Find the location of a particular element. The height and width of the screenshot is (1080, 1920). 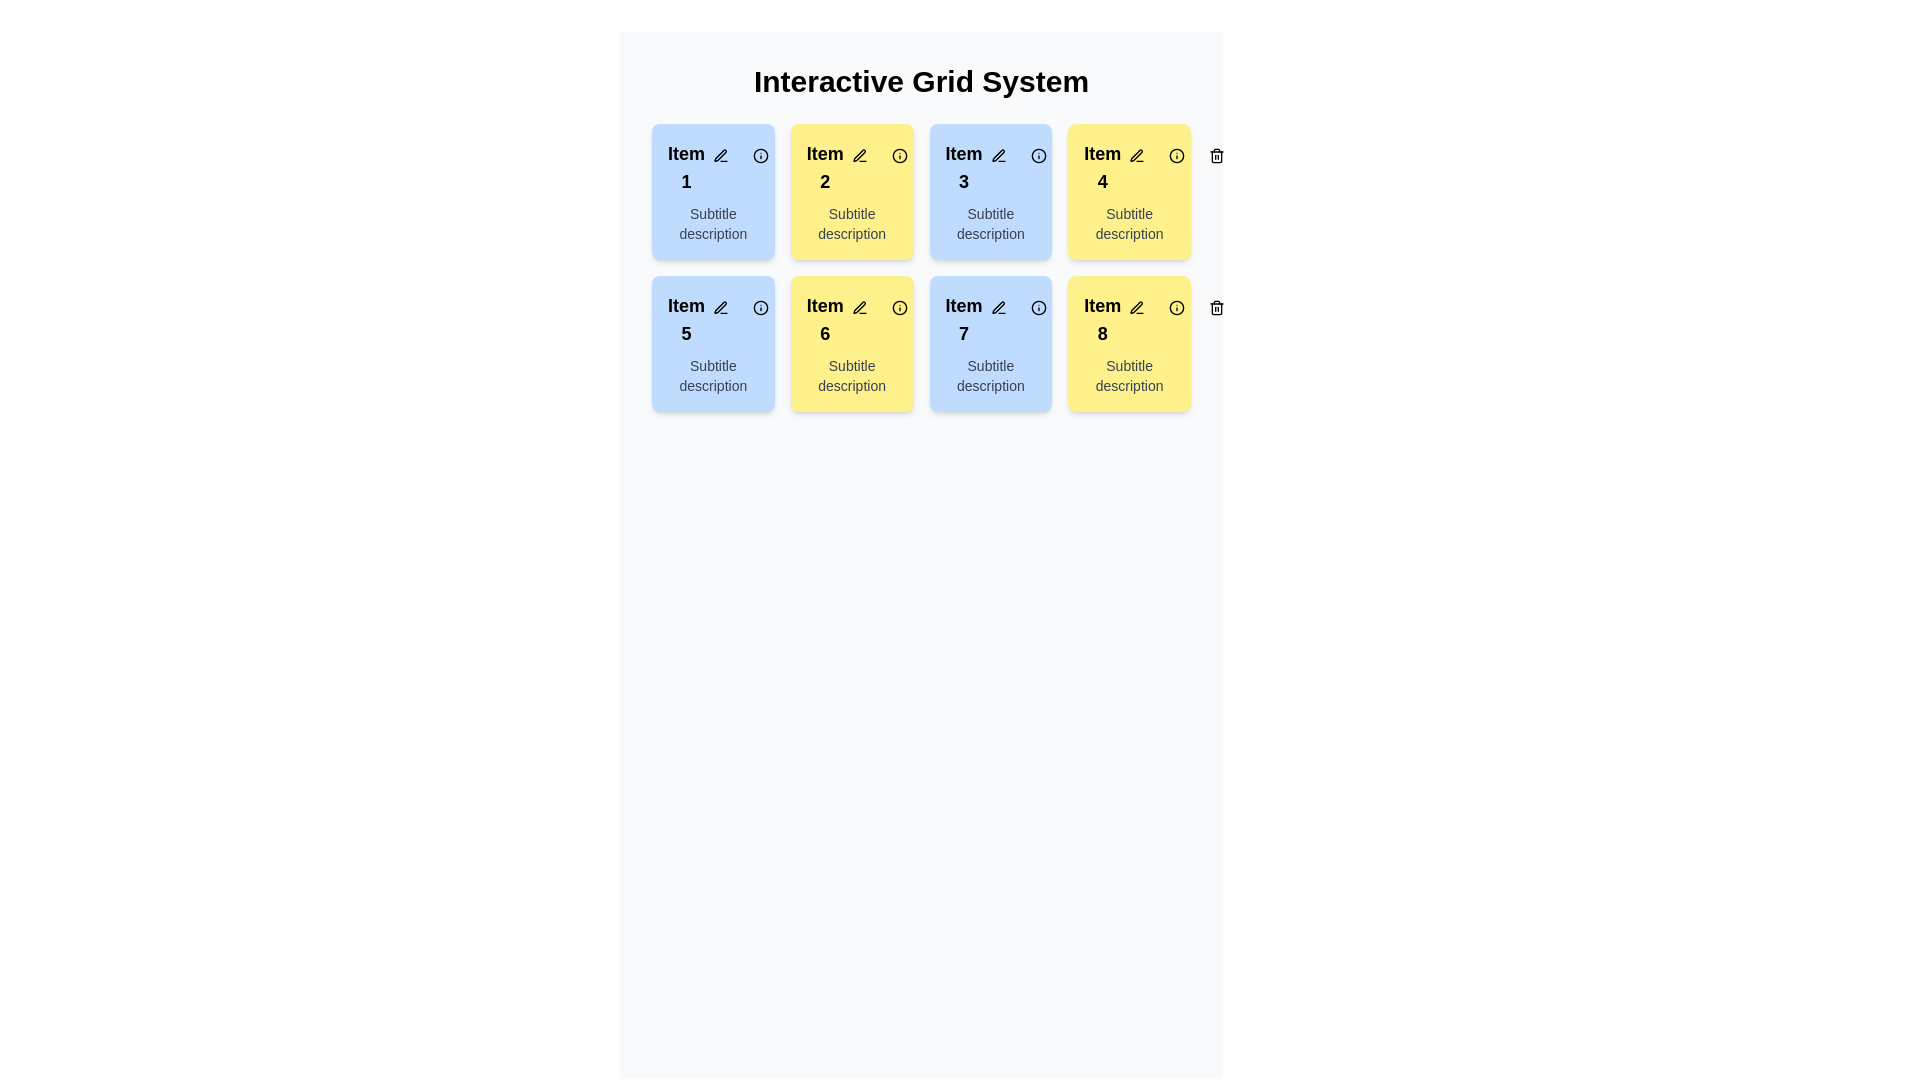

the edit button for 'Item 7' located on the leftmost side of the action group in the grid is located at coordinates (998, 308).